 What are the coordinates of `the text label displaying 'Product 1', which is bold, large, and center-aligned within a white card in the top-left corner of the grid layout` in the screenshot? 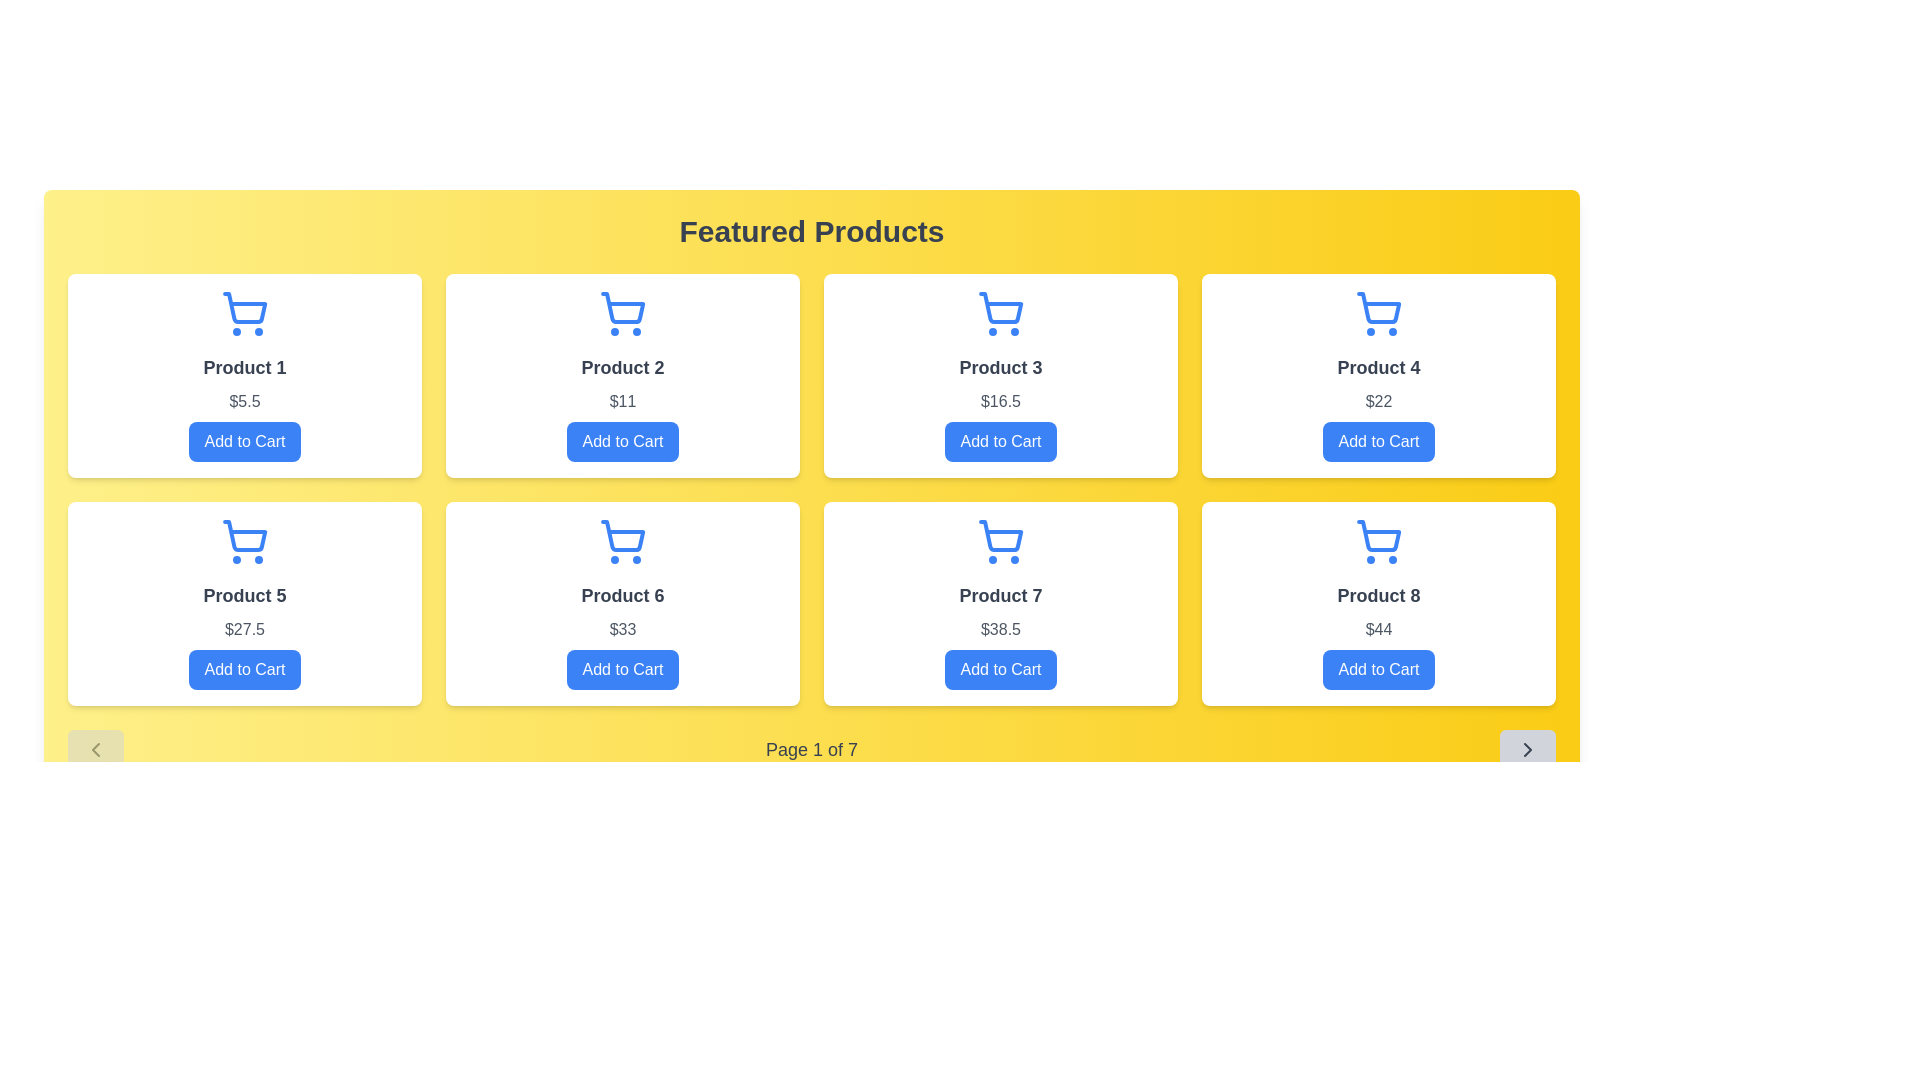 It's located at (243, 367).